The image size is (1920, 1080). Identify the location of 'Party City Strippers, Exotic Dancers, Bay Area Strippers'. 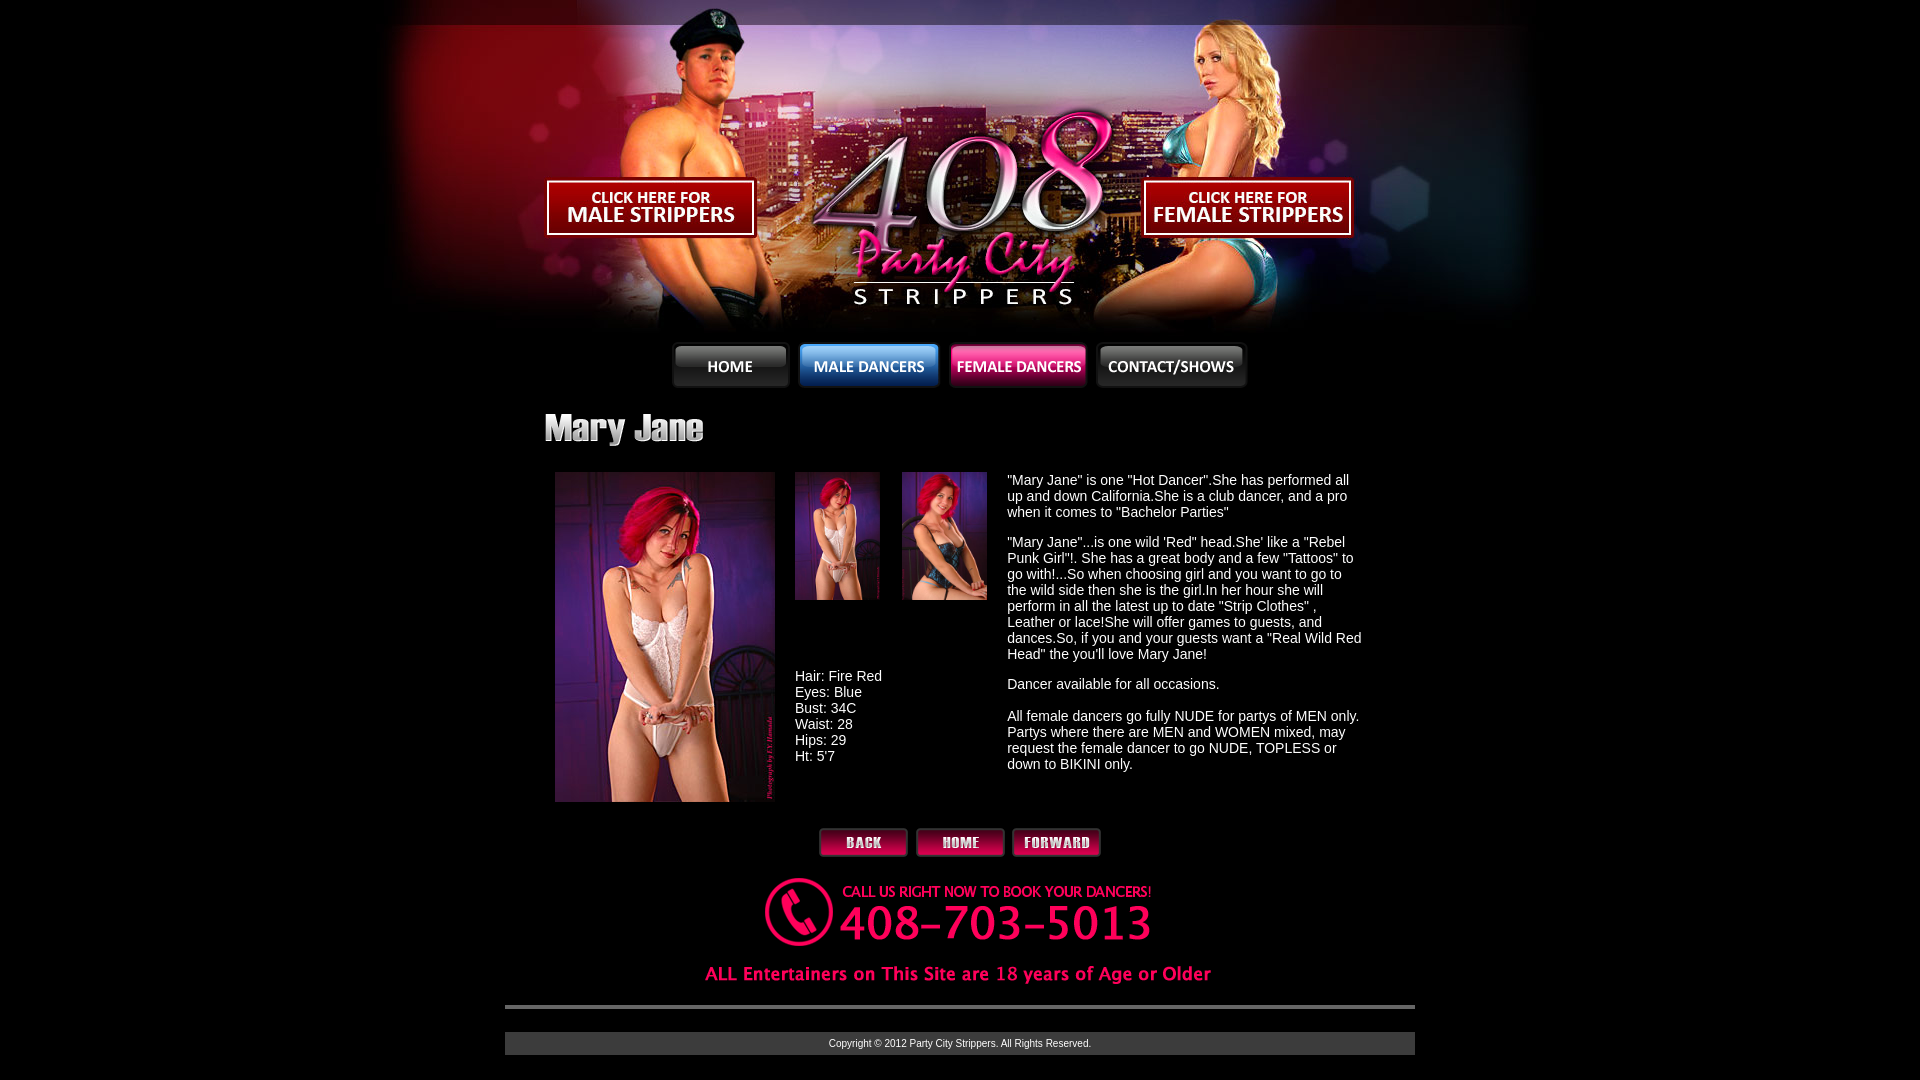
(649, 169).